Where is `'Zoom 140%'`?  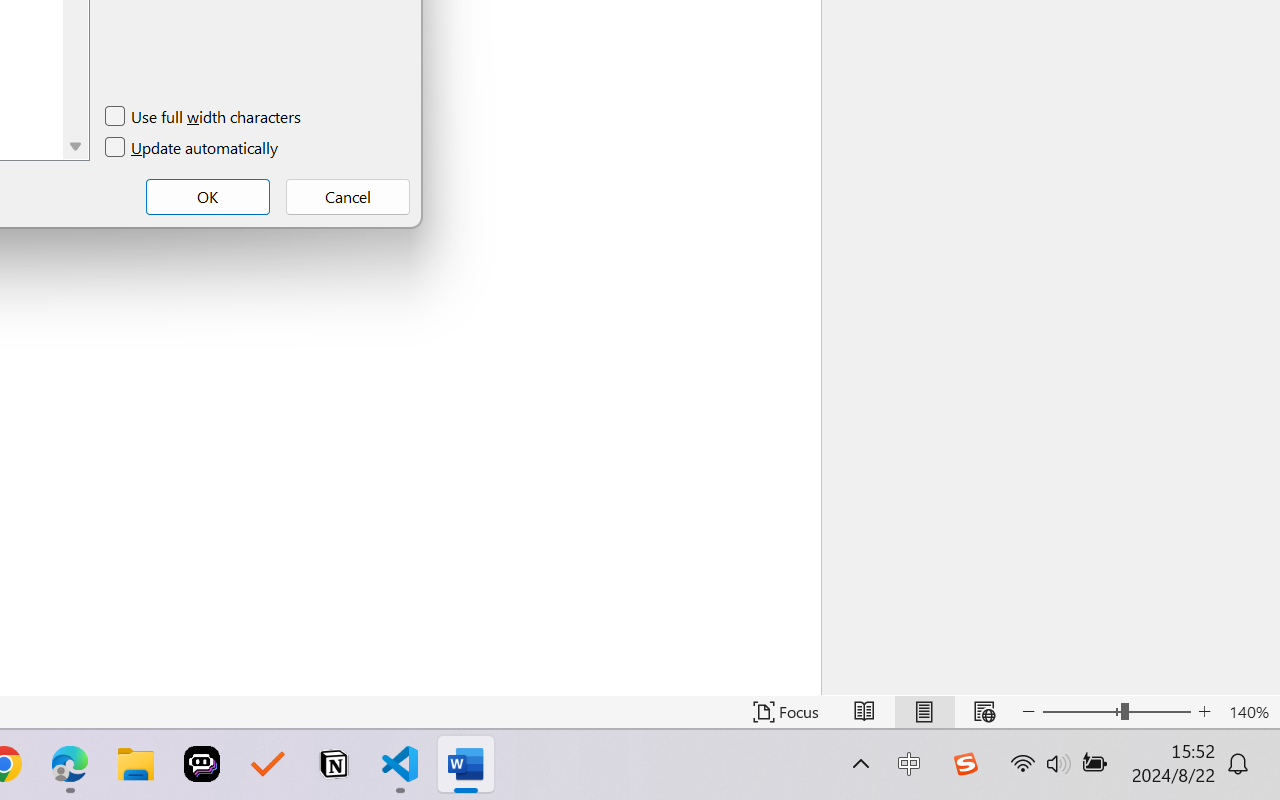
'Zoom 140%' is located at coordinates (1248, 711).